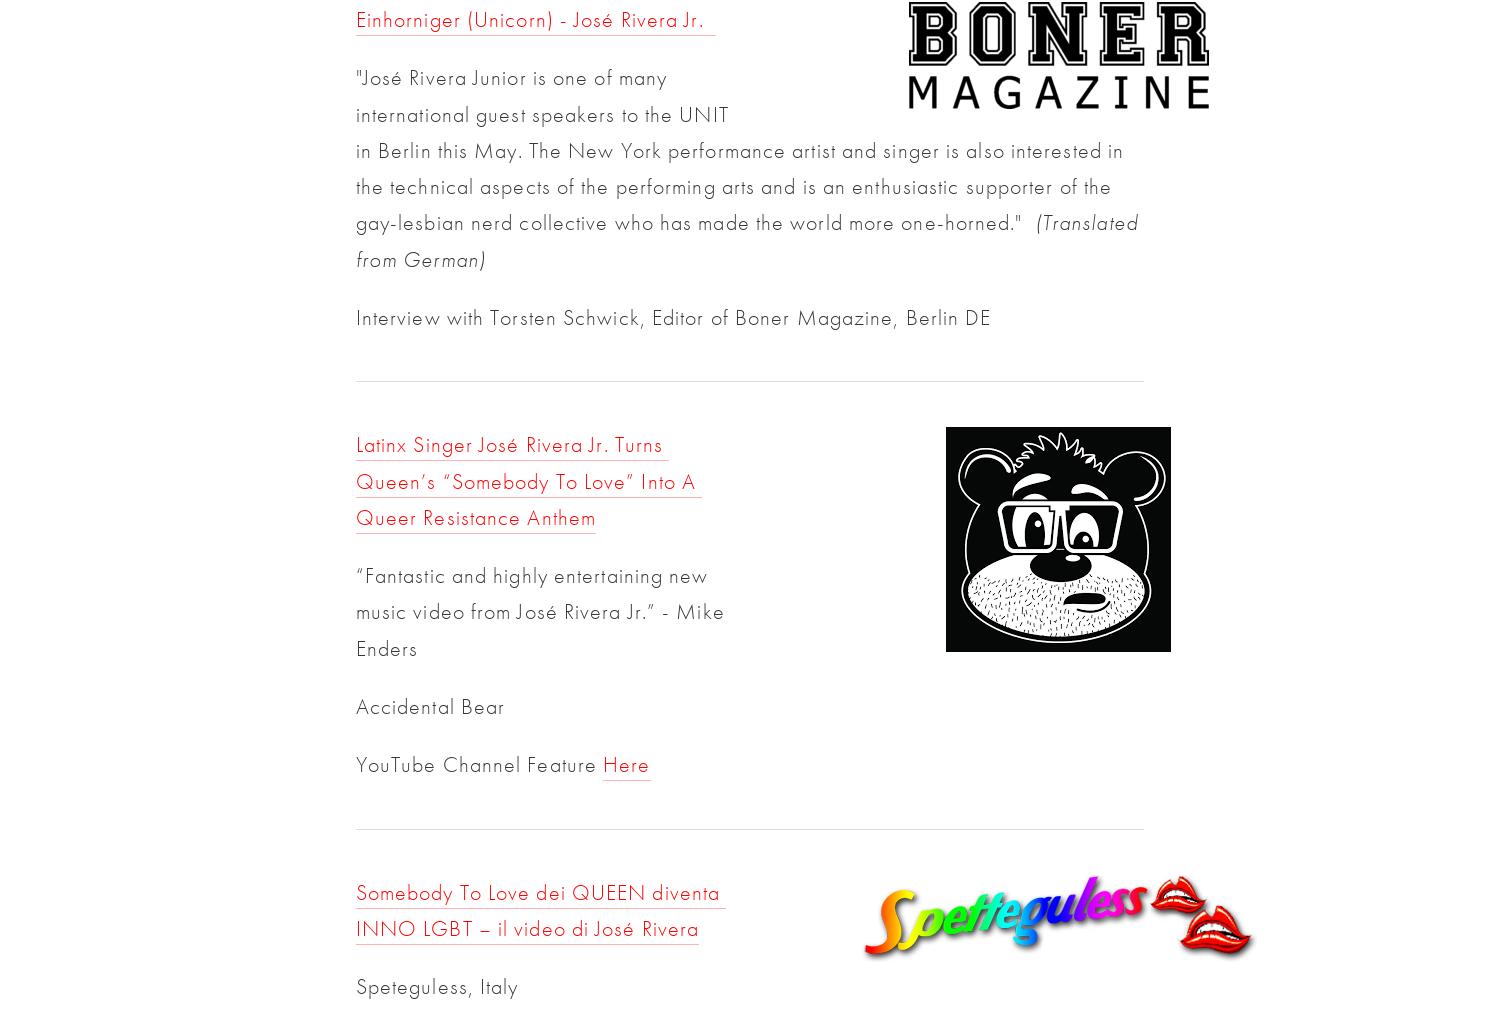 The image size is (1500, 1026). Describe the element at coordinates (354, 479) in the screenshot. I see `'Latinx Singer José Rivera Jr. Turns Queen’s “Somebody To Love” Into A Queer Resistance Anthem'` at that location.